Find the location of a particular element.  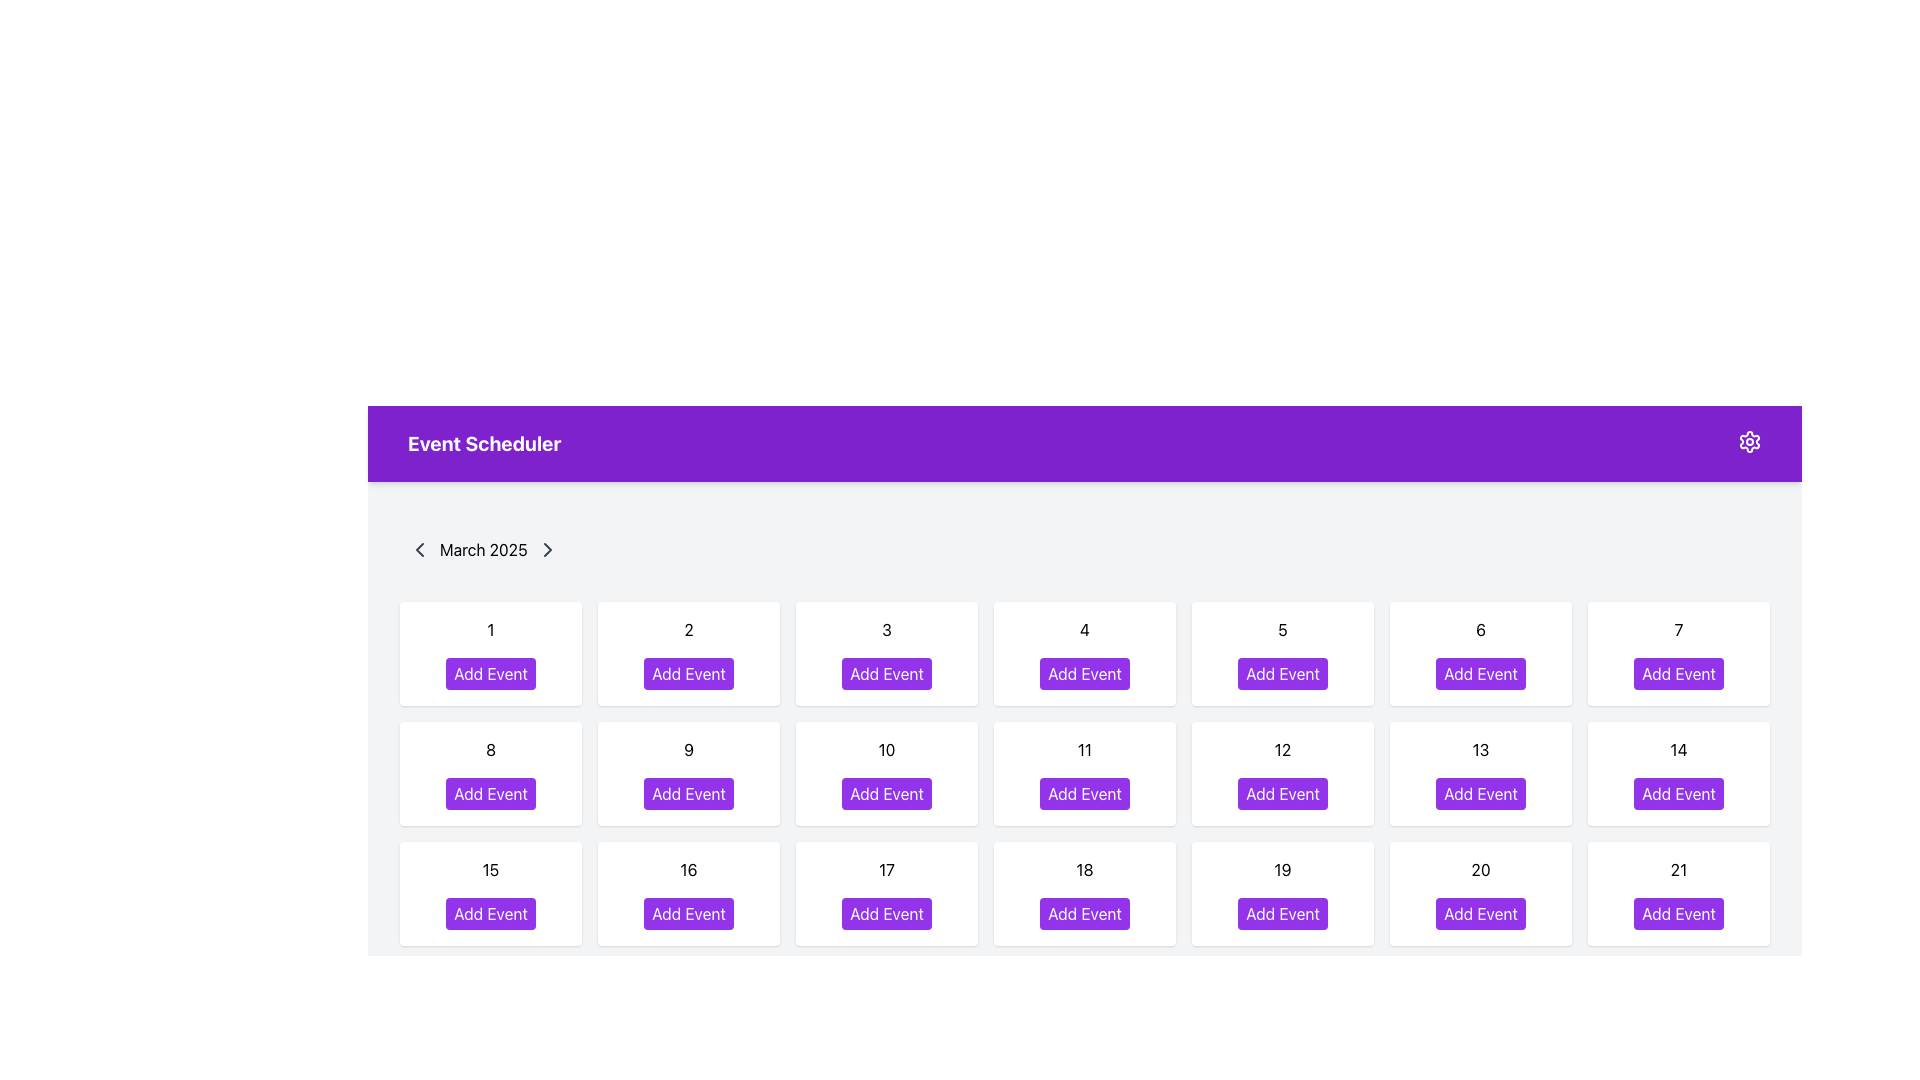

the 'Add Event' button located in the second row and first column of the scheduling grid in the 'Event Scheduler' interface is located at coordinates (490, 773).